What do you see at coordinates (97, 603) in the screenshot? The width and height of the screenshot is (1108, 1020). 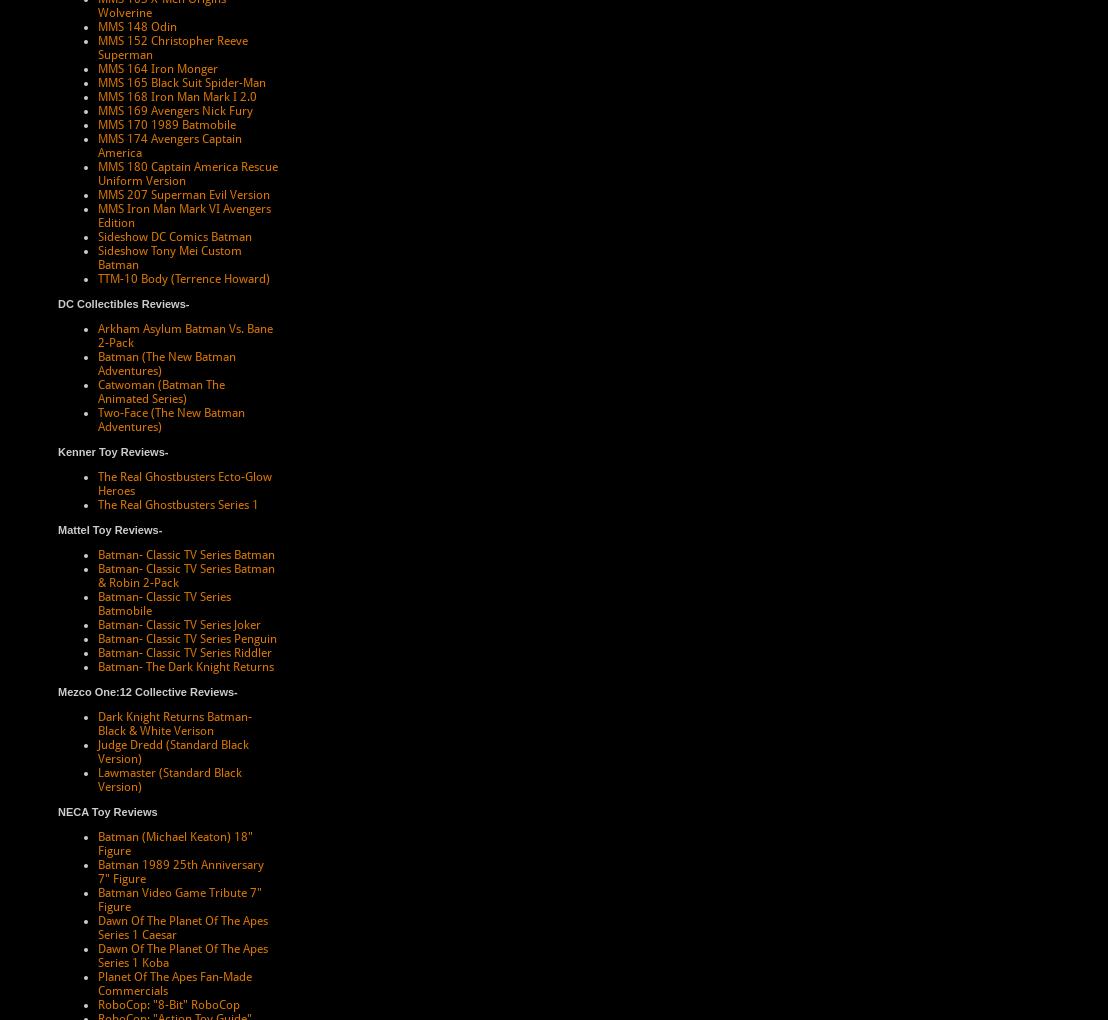 I see `'Batman- Classic TV Series Batmobile'` at bounding box center [97, 603].